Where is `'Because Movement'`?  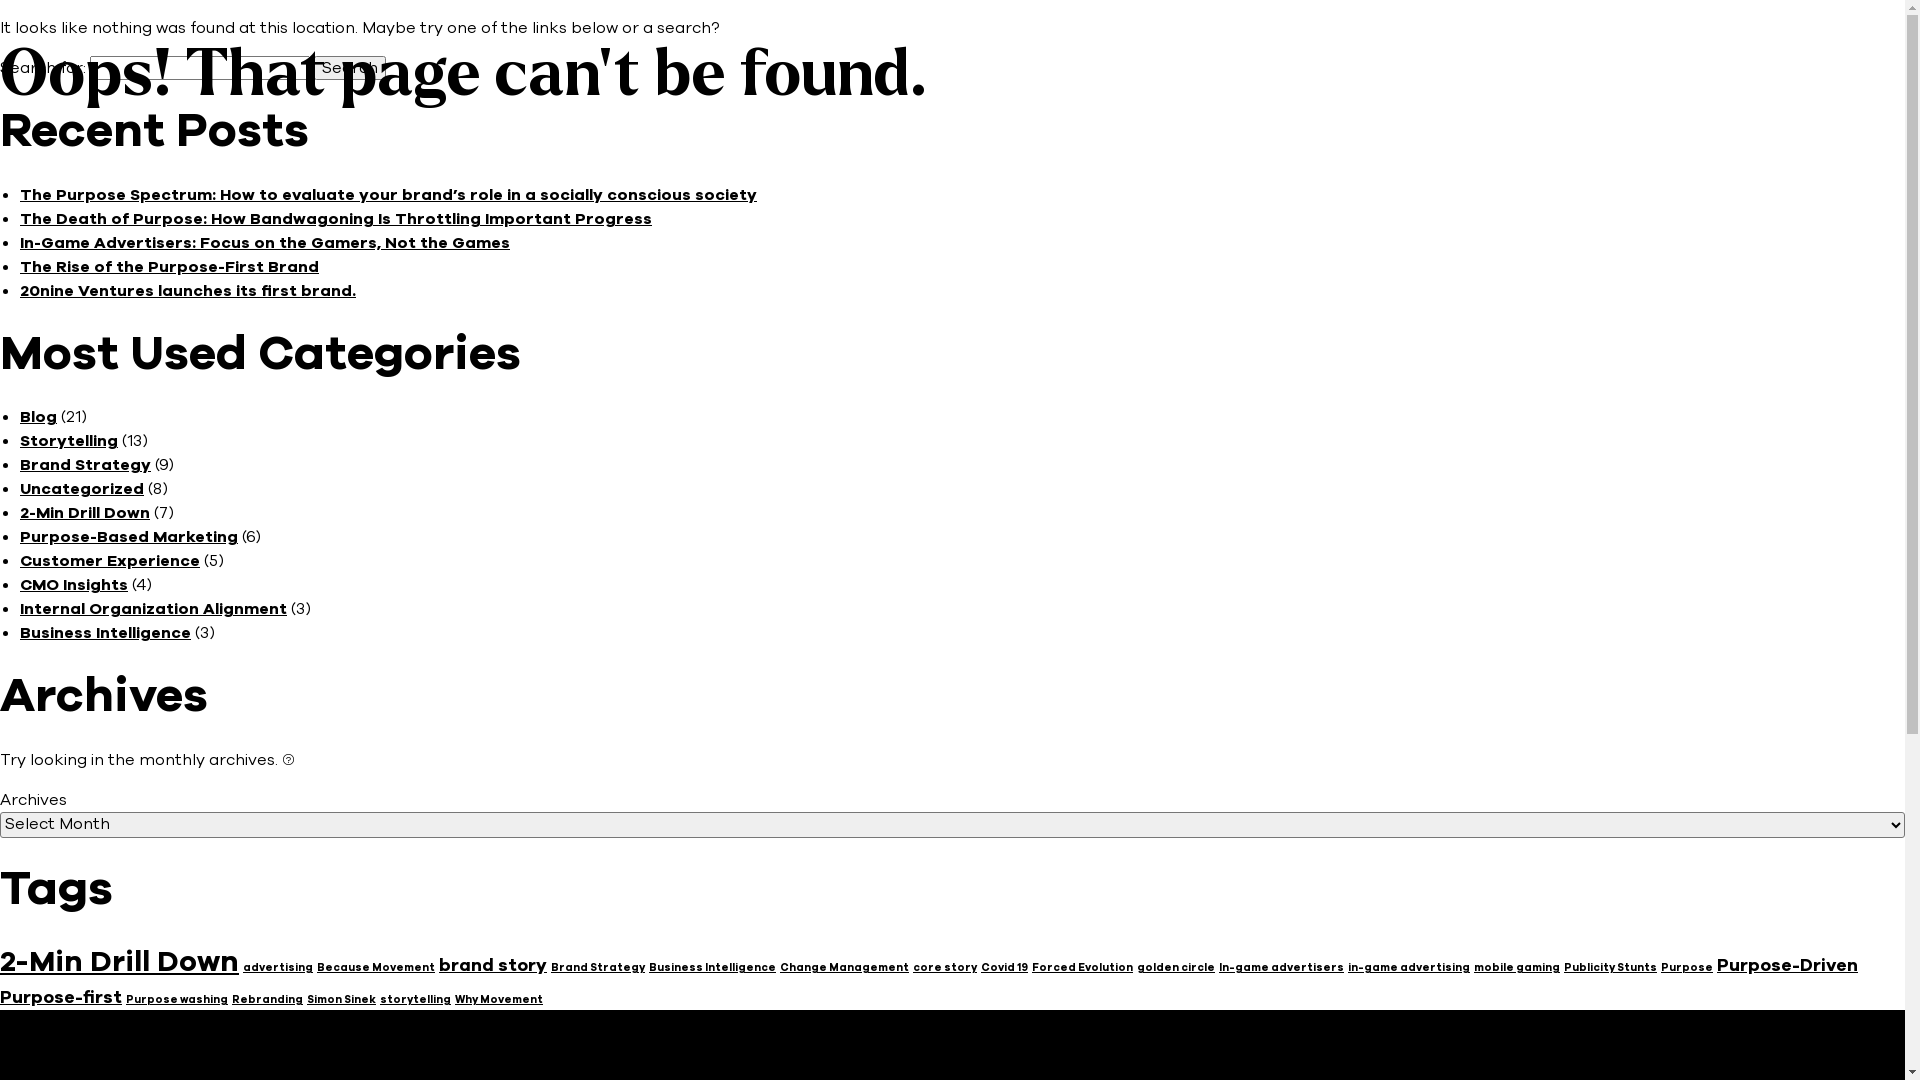 'Because Movement' is located at coordinates (375, 966).